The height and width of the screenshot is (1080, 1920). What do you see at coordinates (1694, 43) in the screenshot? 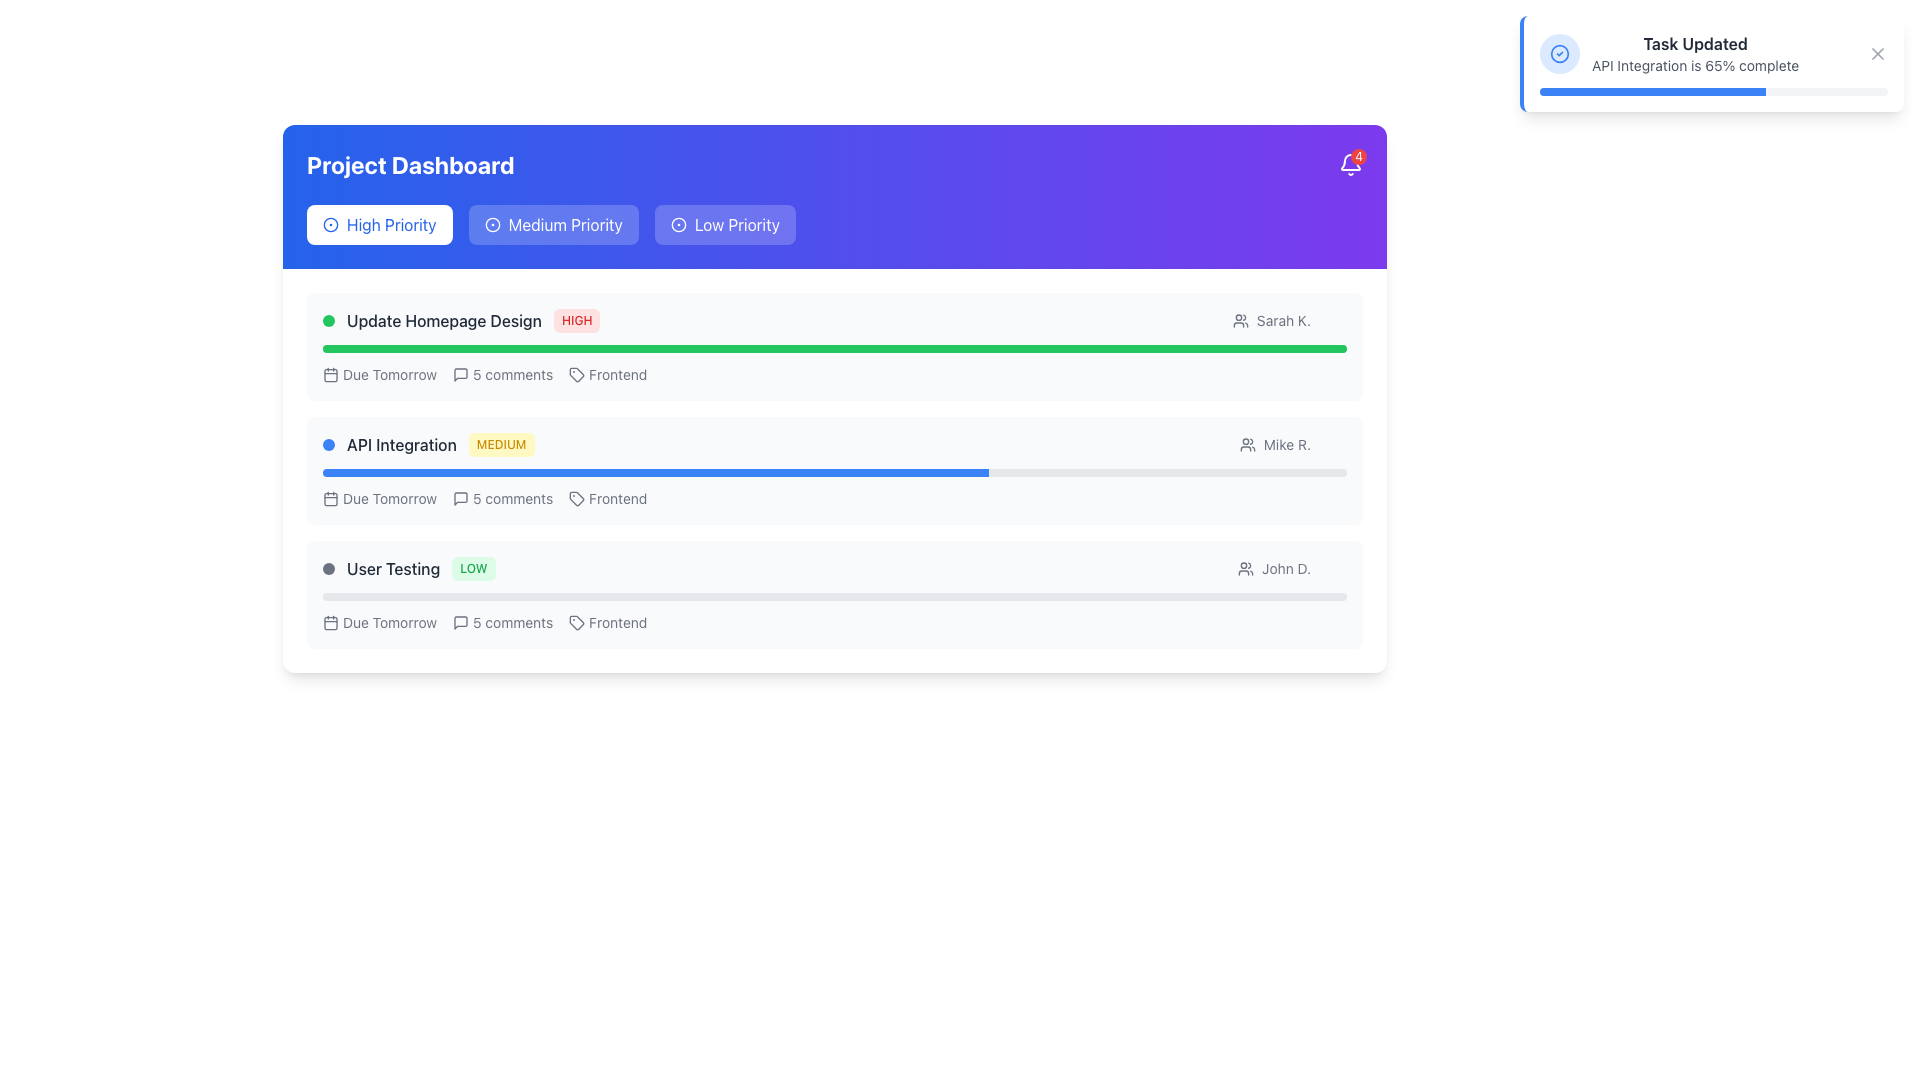
I see `the text label reading 'Task Updated', which is prominently styled in bold dark gray color at the top of a notification card on the top-right side of the interface` at bounding box center [1694, 43].